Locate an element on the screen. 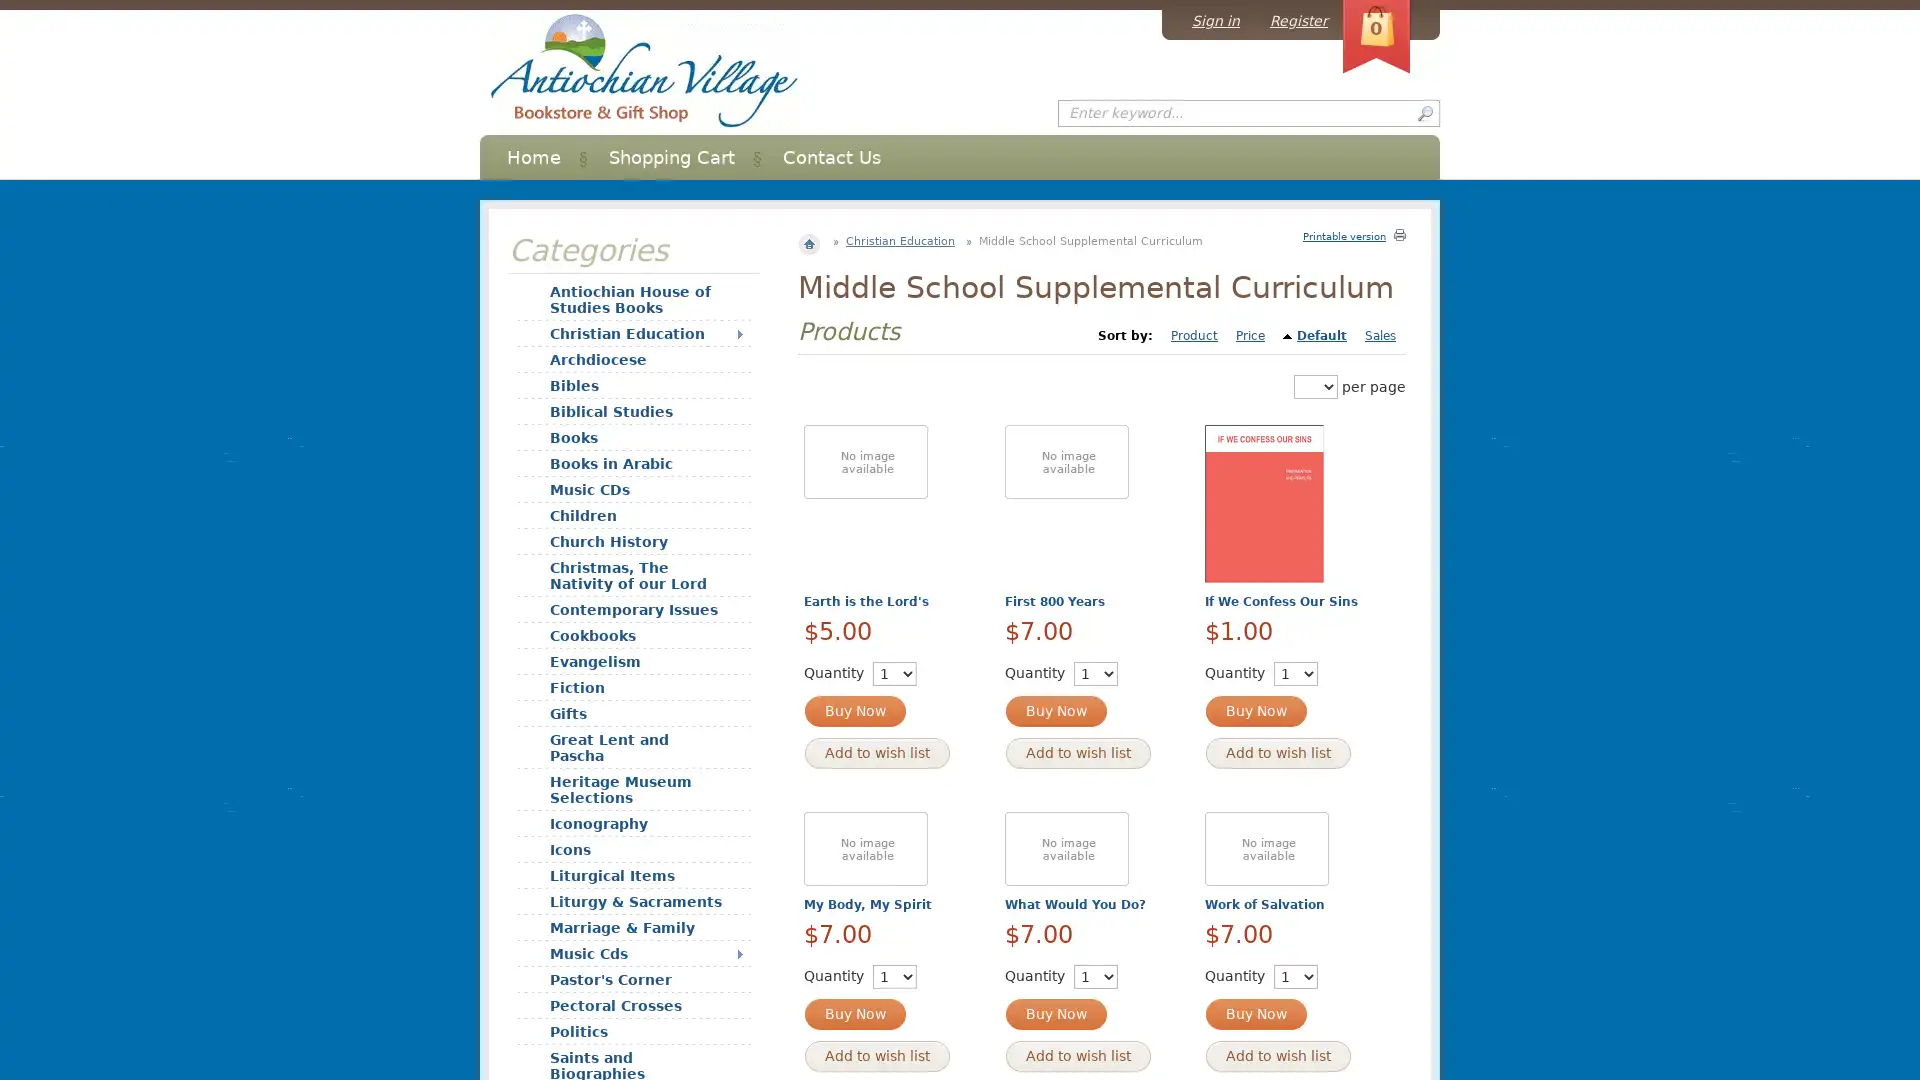 The width and height of the screenshot is (1920, 1080). Add to wish list is located at coordinates (877, 753).